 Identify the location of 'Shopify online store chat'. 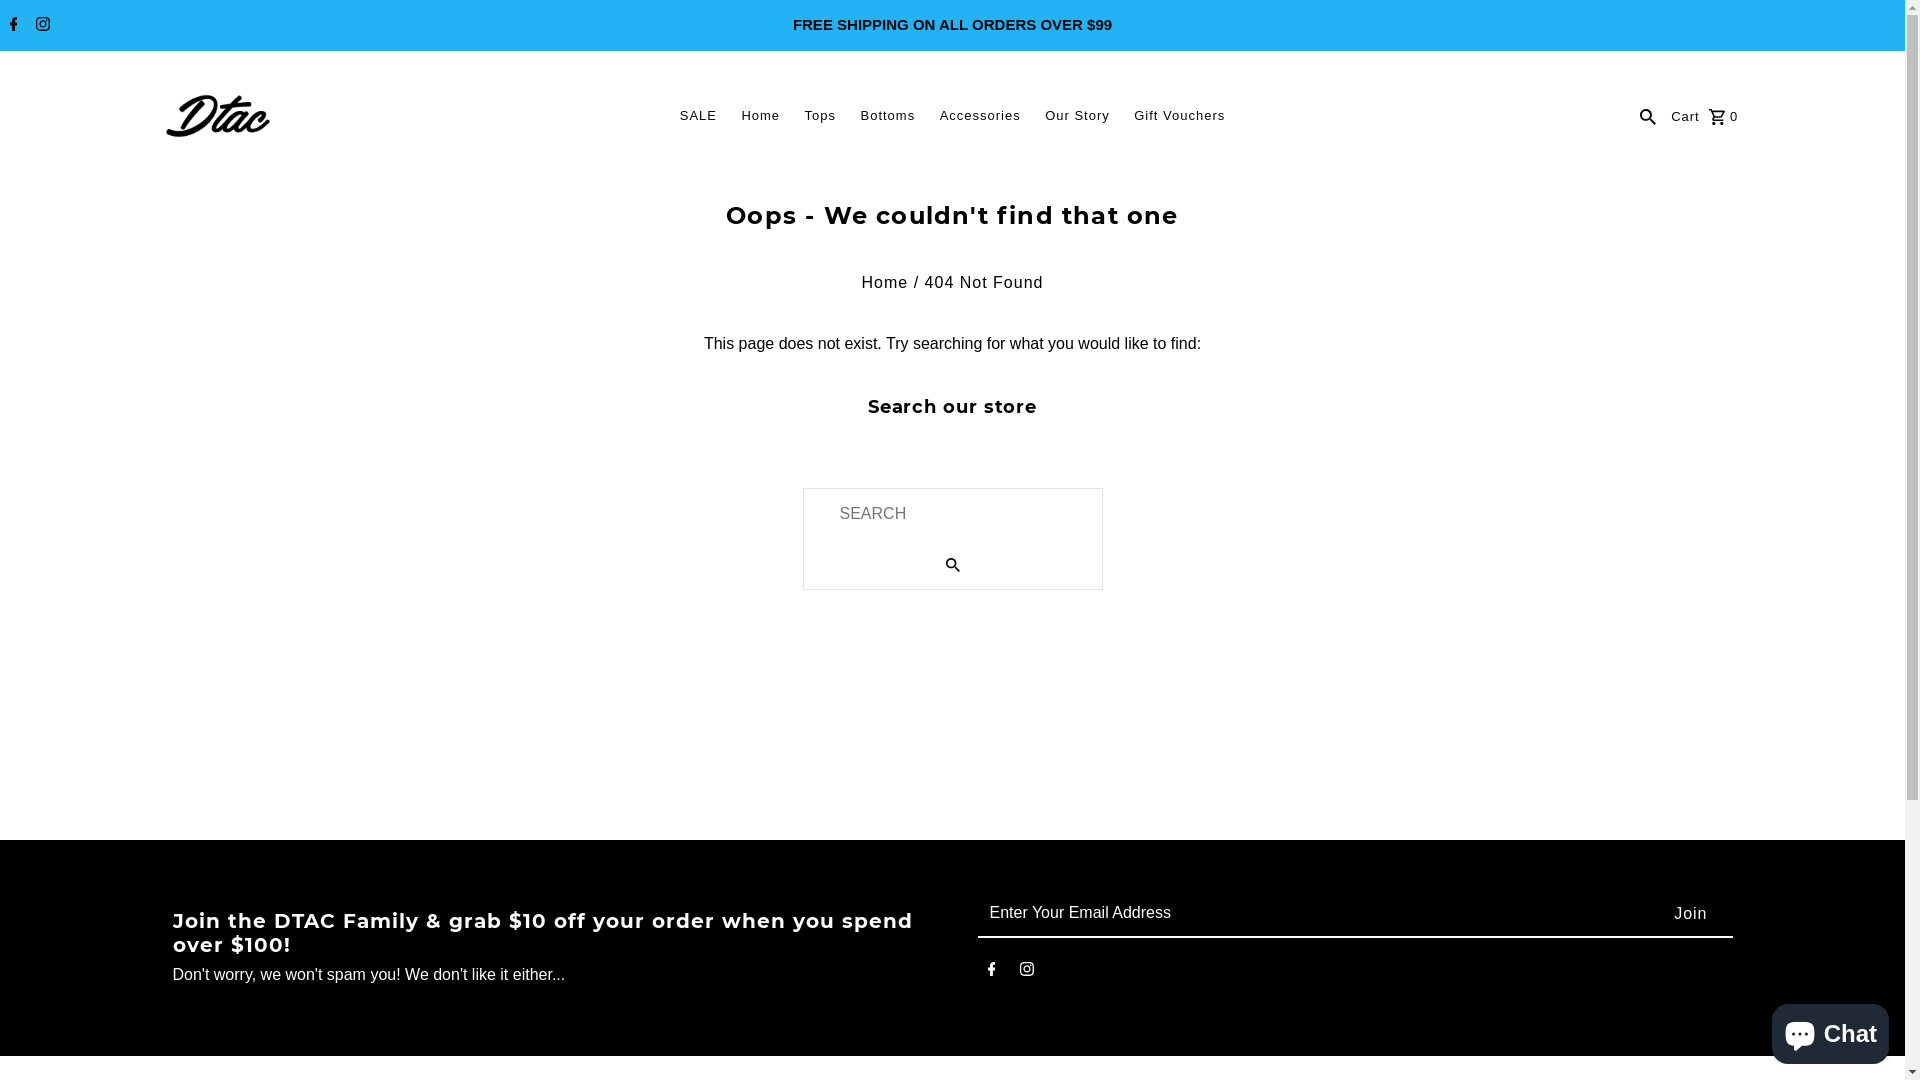
(1830, 1029).